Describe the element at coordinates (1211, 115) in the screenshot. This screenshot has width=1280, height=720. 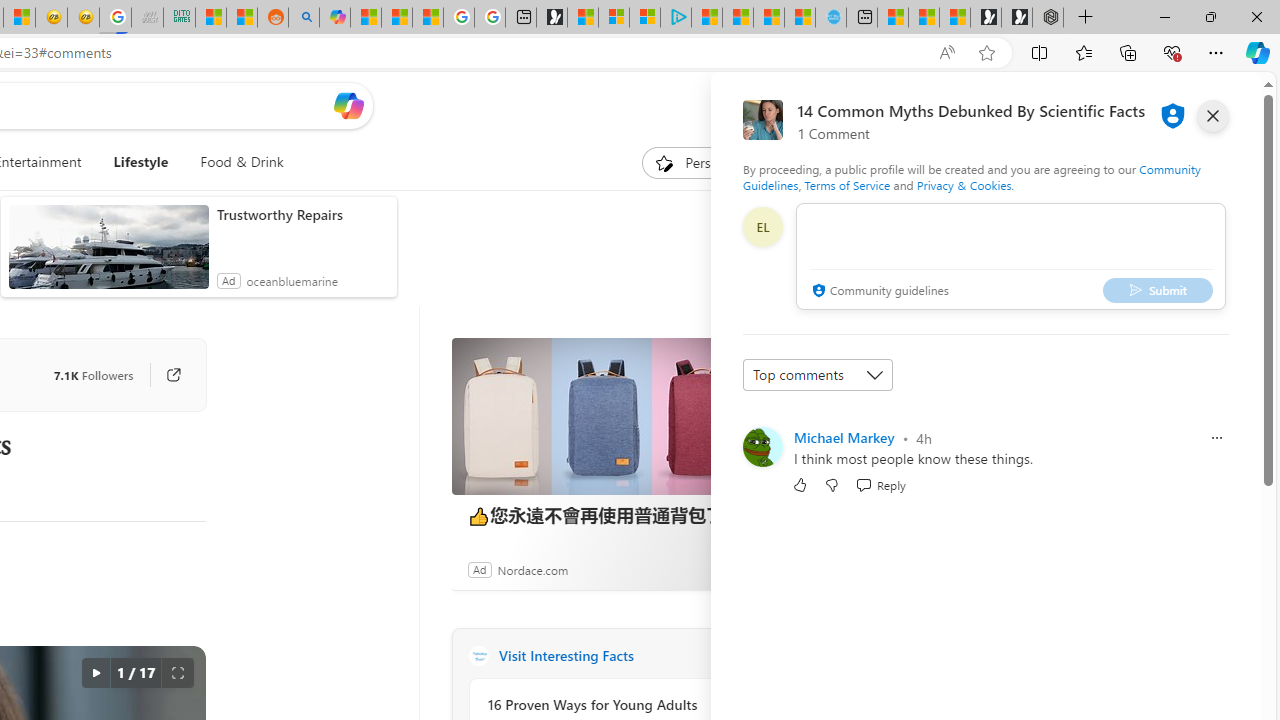
I see `'close'` at that location.